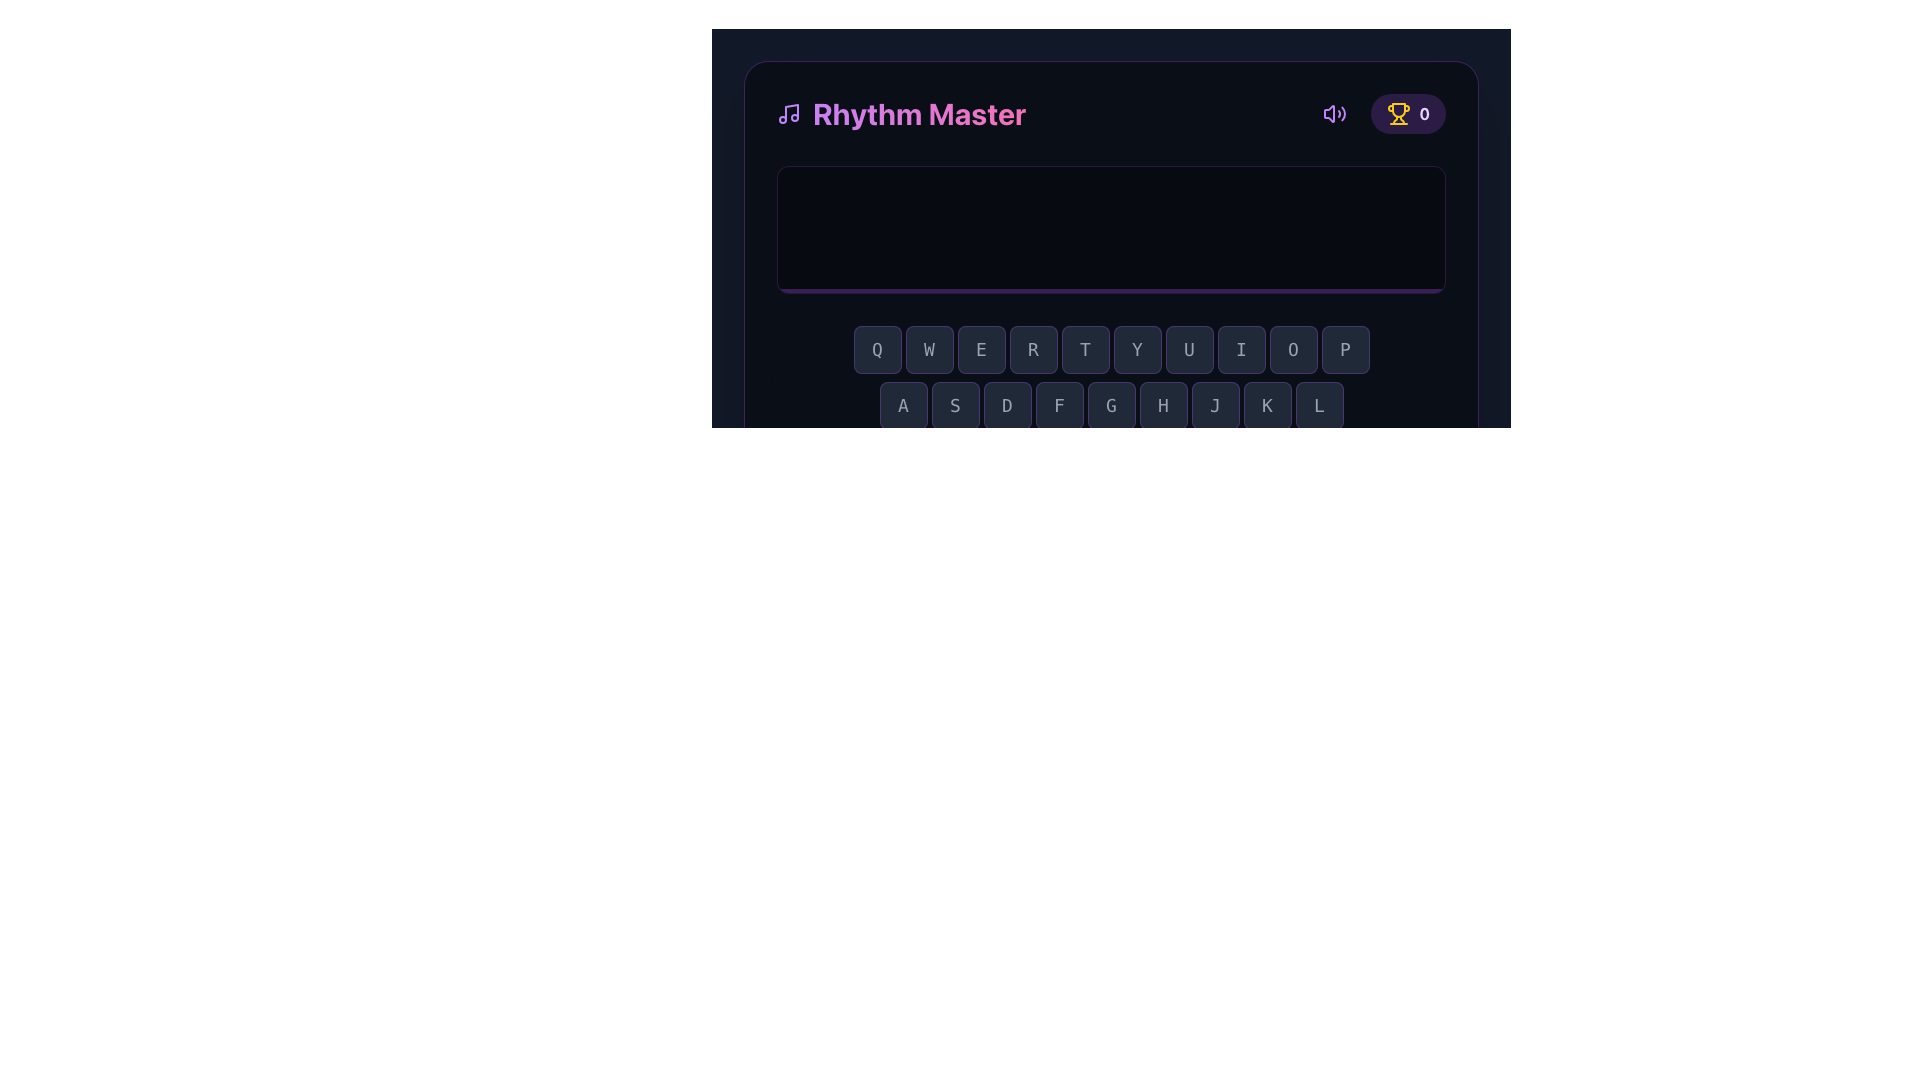  What do you see at coordinates (1379, 114) in the screenshot?
I see `the Score indicator with trophy icon and the number '0' located in the upper-right corner of the 'Rhythm Master' section` at bounding box center [1379, 114].